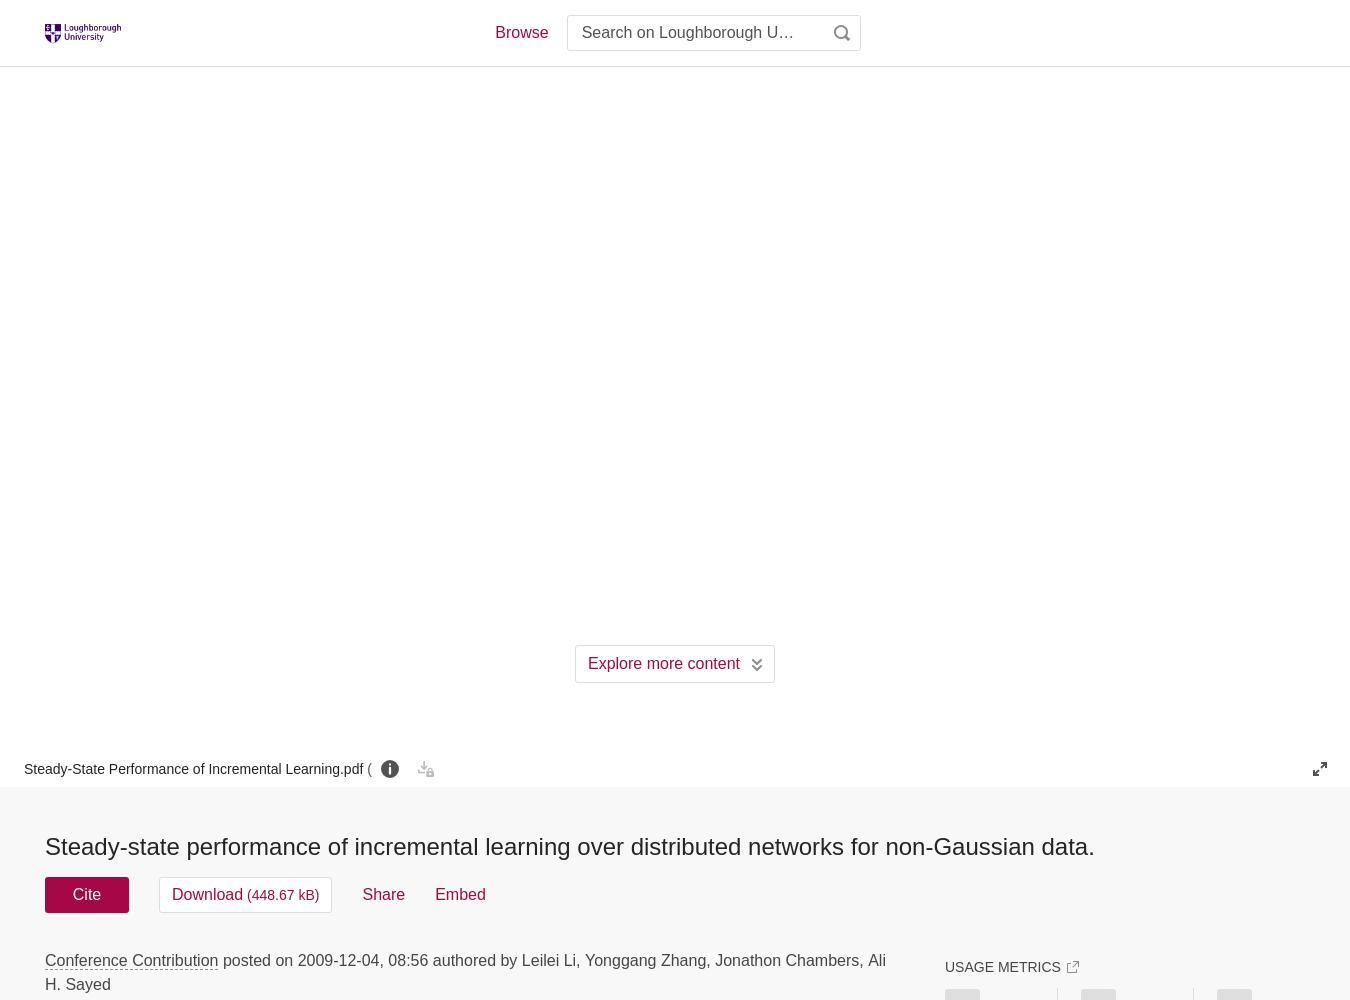 The height and width of the screenshot is (1000, 1350). What do you see at coordinates (713, 958) in the screenshot?
I see `'Jonathon Chambers'` at bounding box center [713, 958].